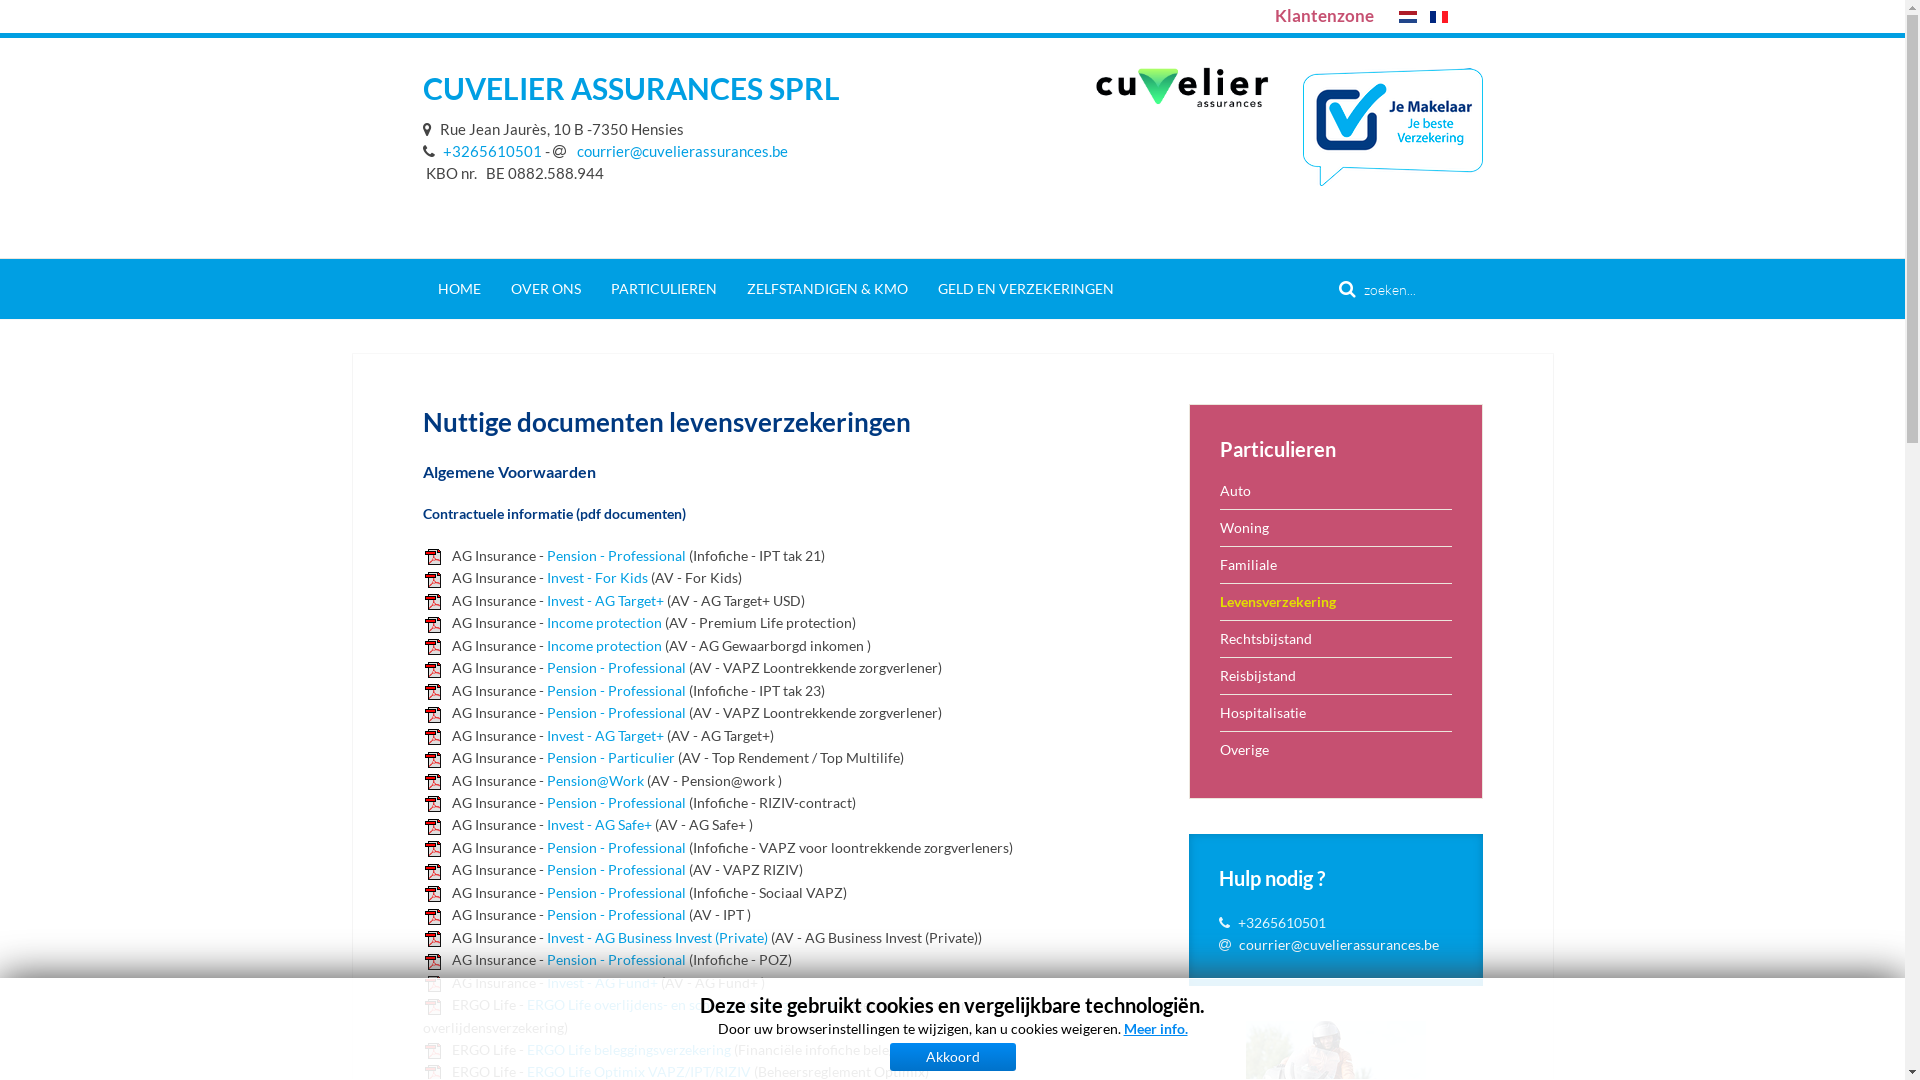  I want to click on 'Pension - Professional', so click(546, 958).